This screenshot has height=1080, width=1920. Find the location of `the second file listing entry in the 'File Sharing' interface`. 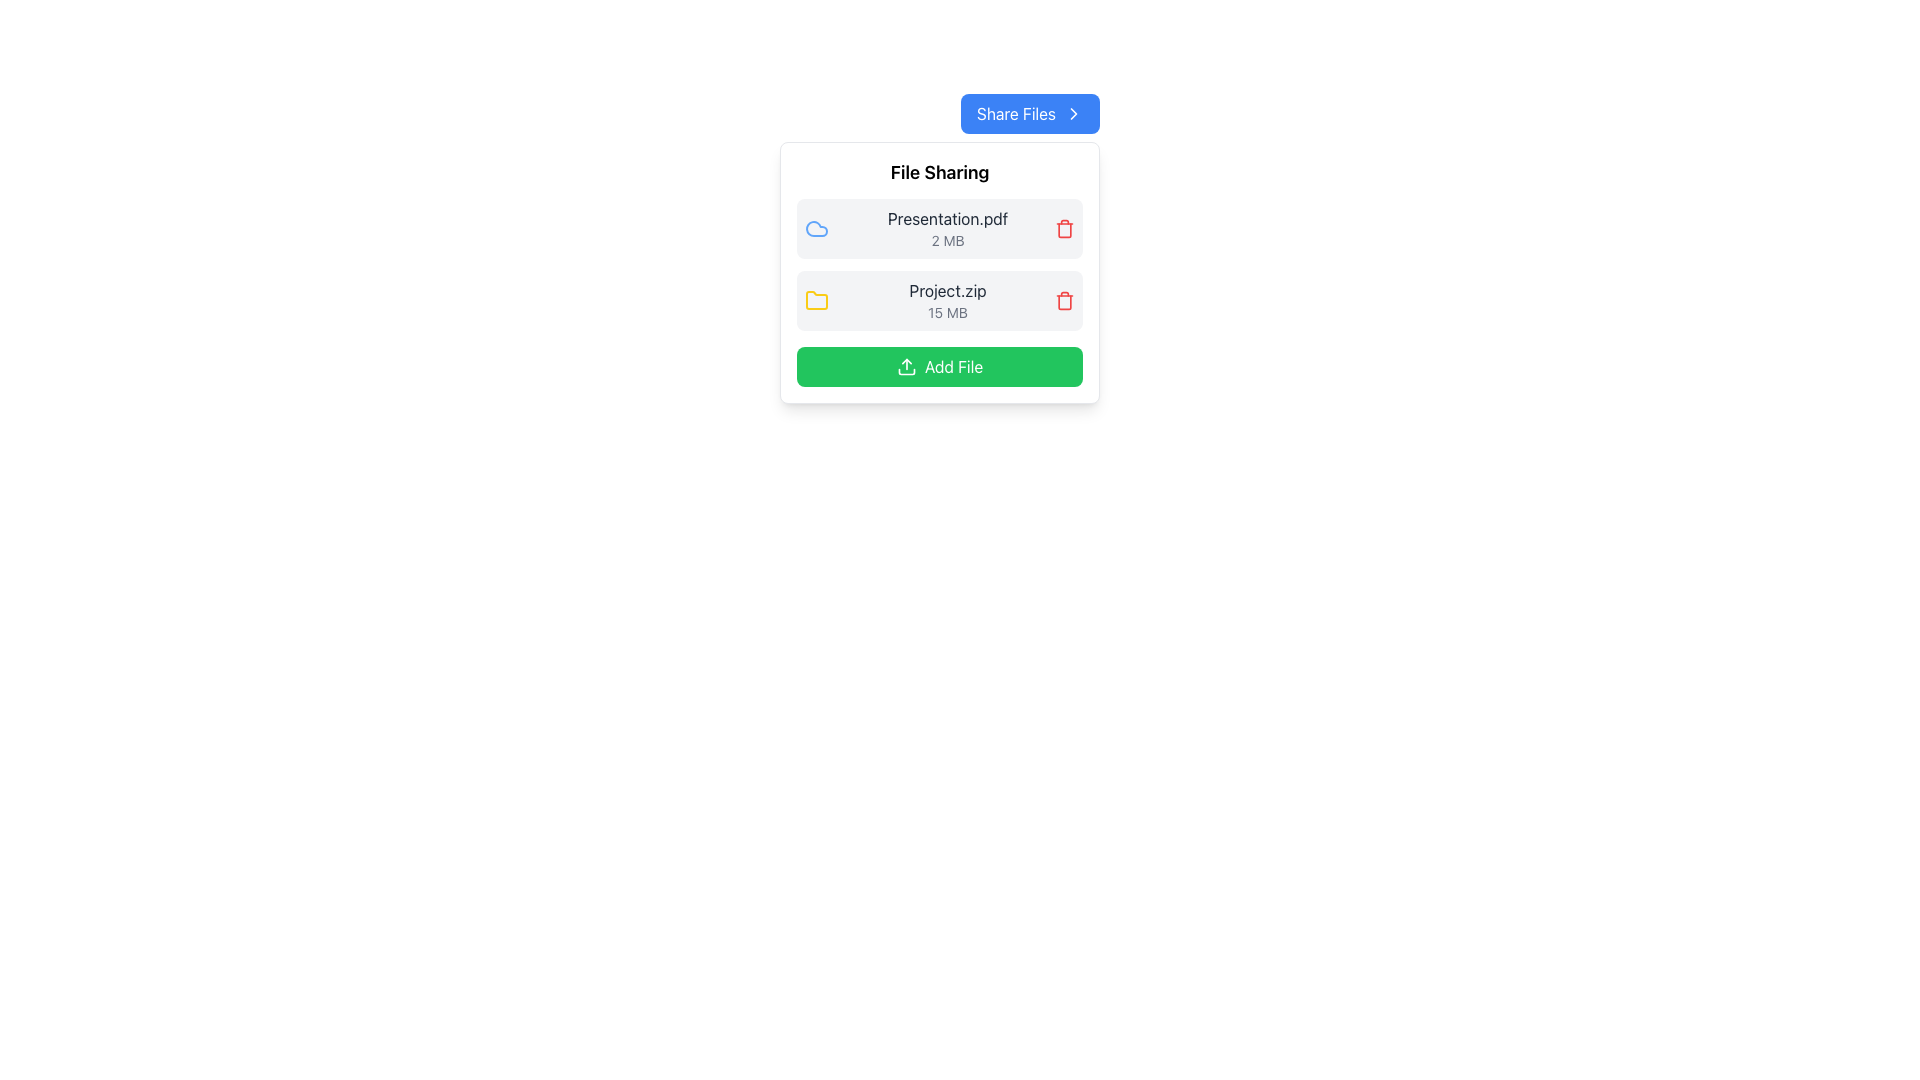

the second file listing entry in the 'File Sharing' interface is located at coordinates (939, 300).